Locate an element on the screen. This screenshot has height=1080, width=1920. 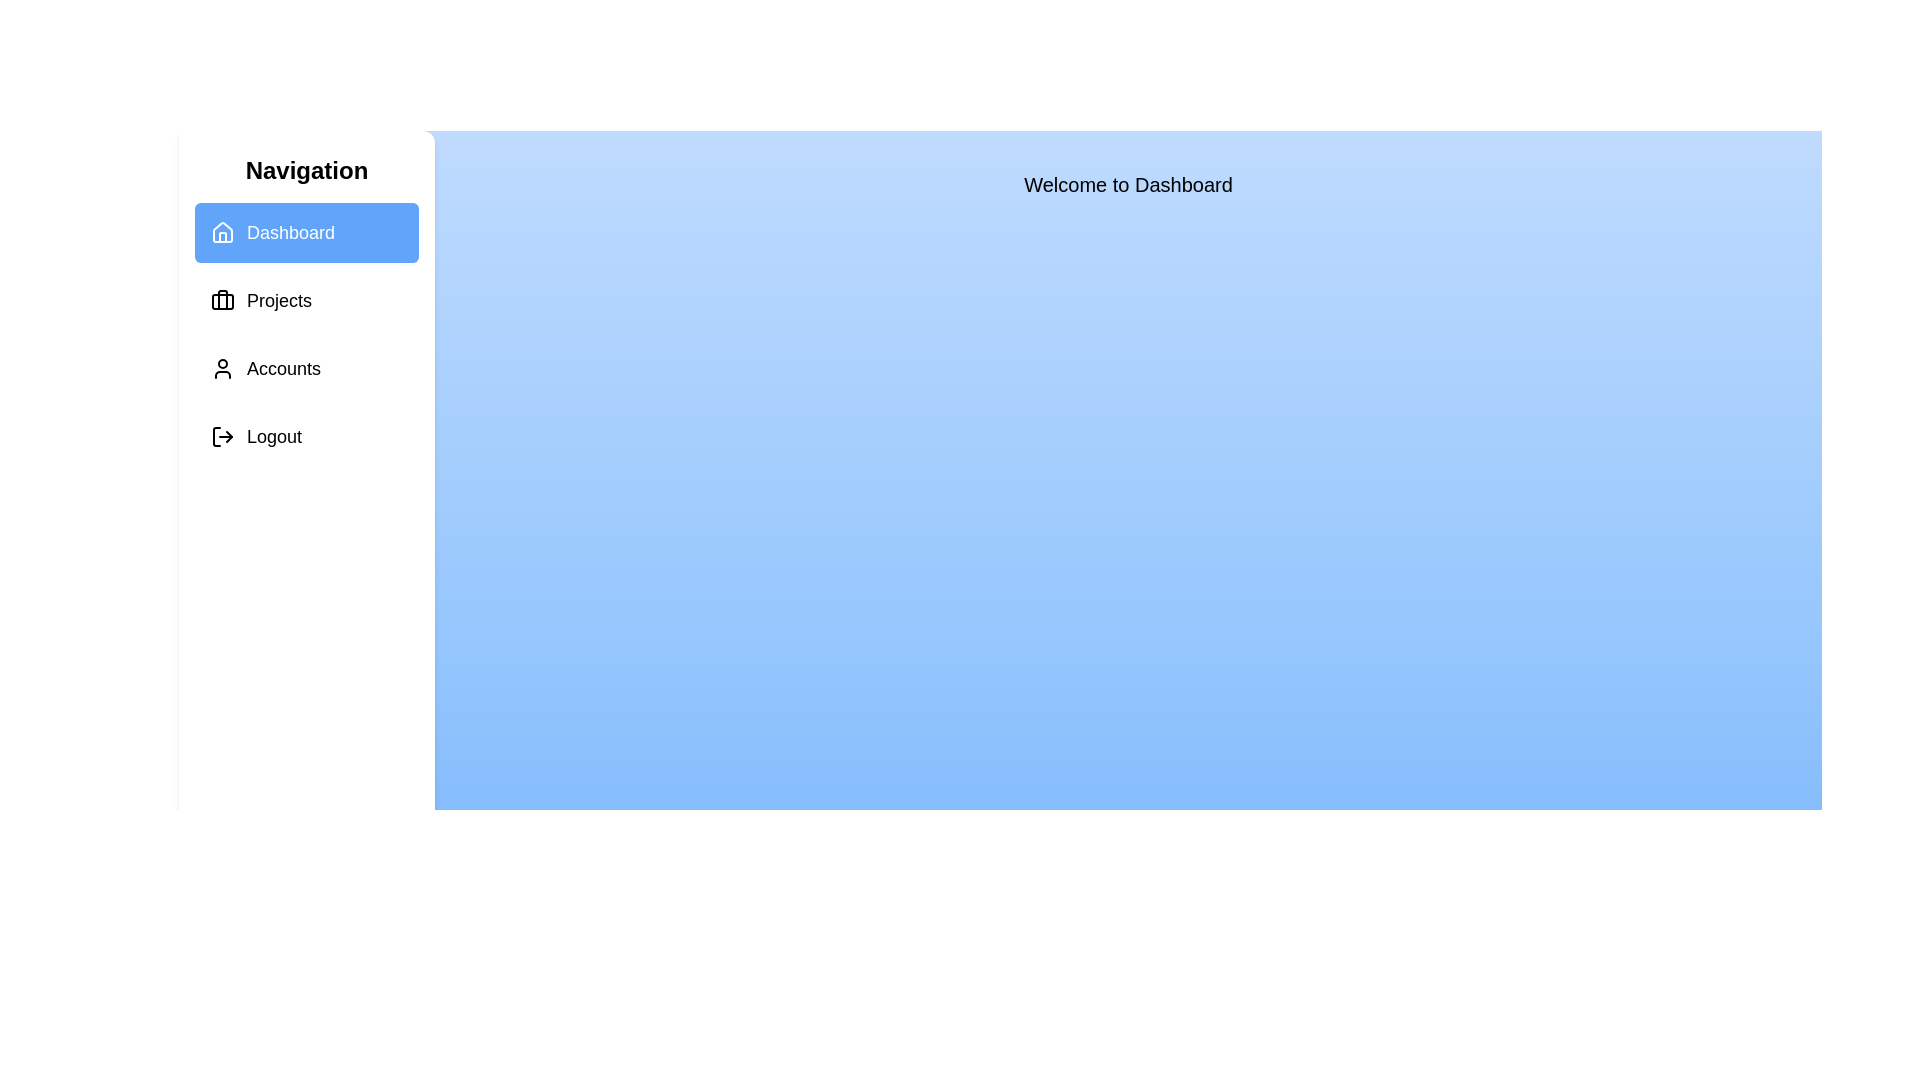
the menu item Logout to navigate to the corresponding section is located at coordinates (306, 435).